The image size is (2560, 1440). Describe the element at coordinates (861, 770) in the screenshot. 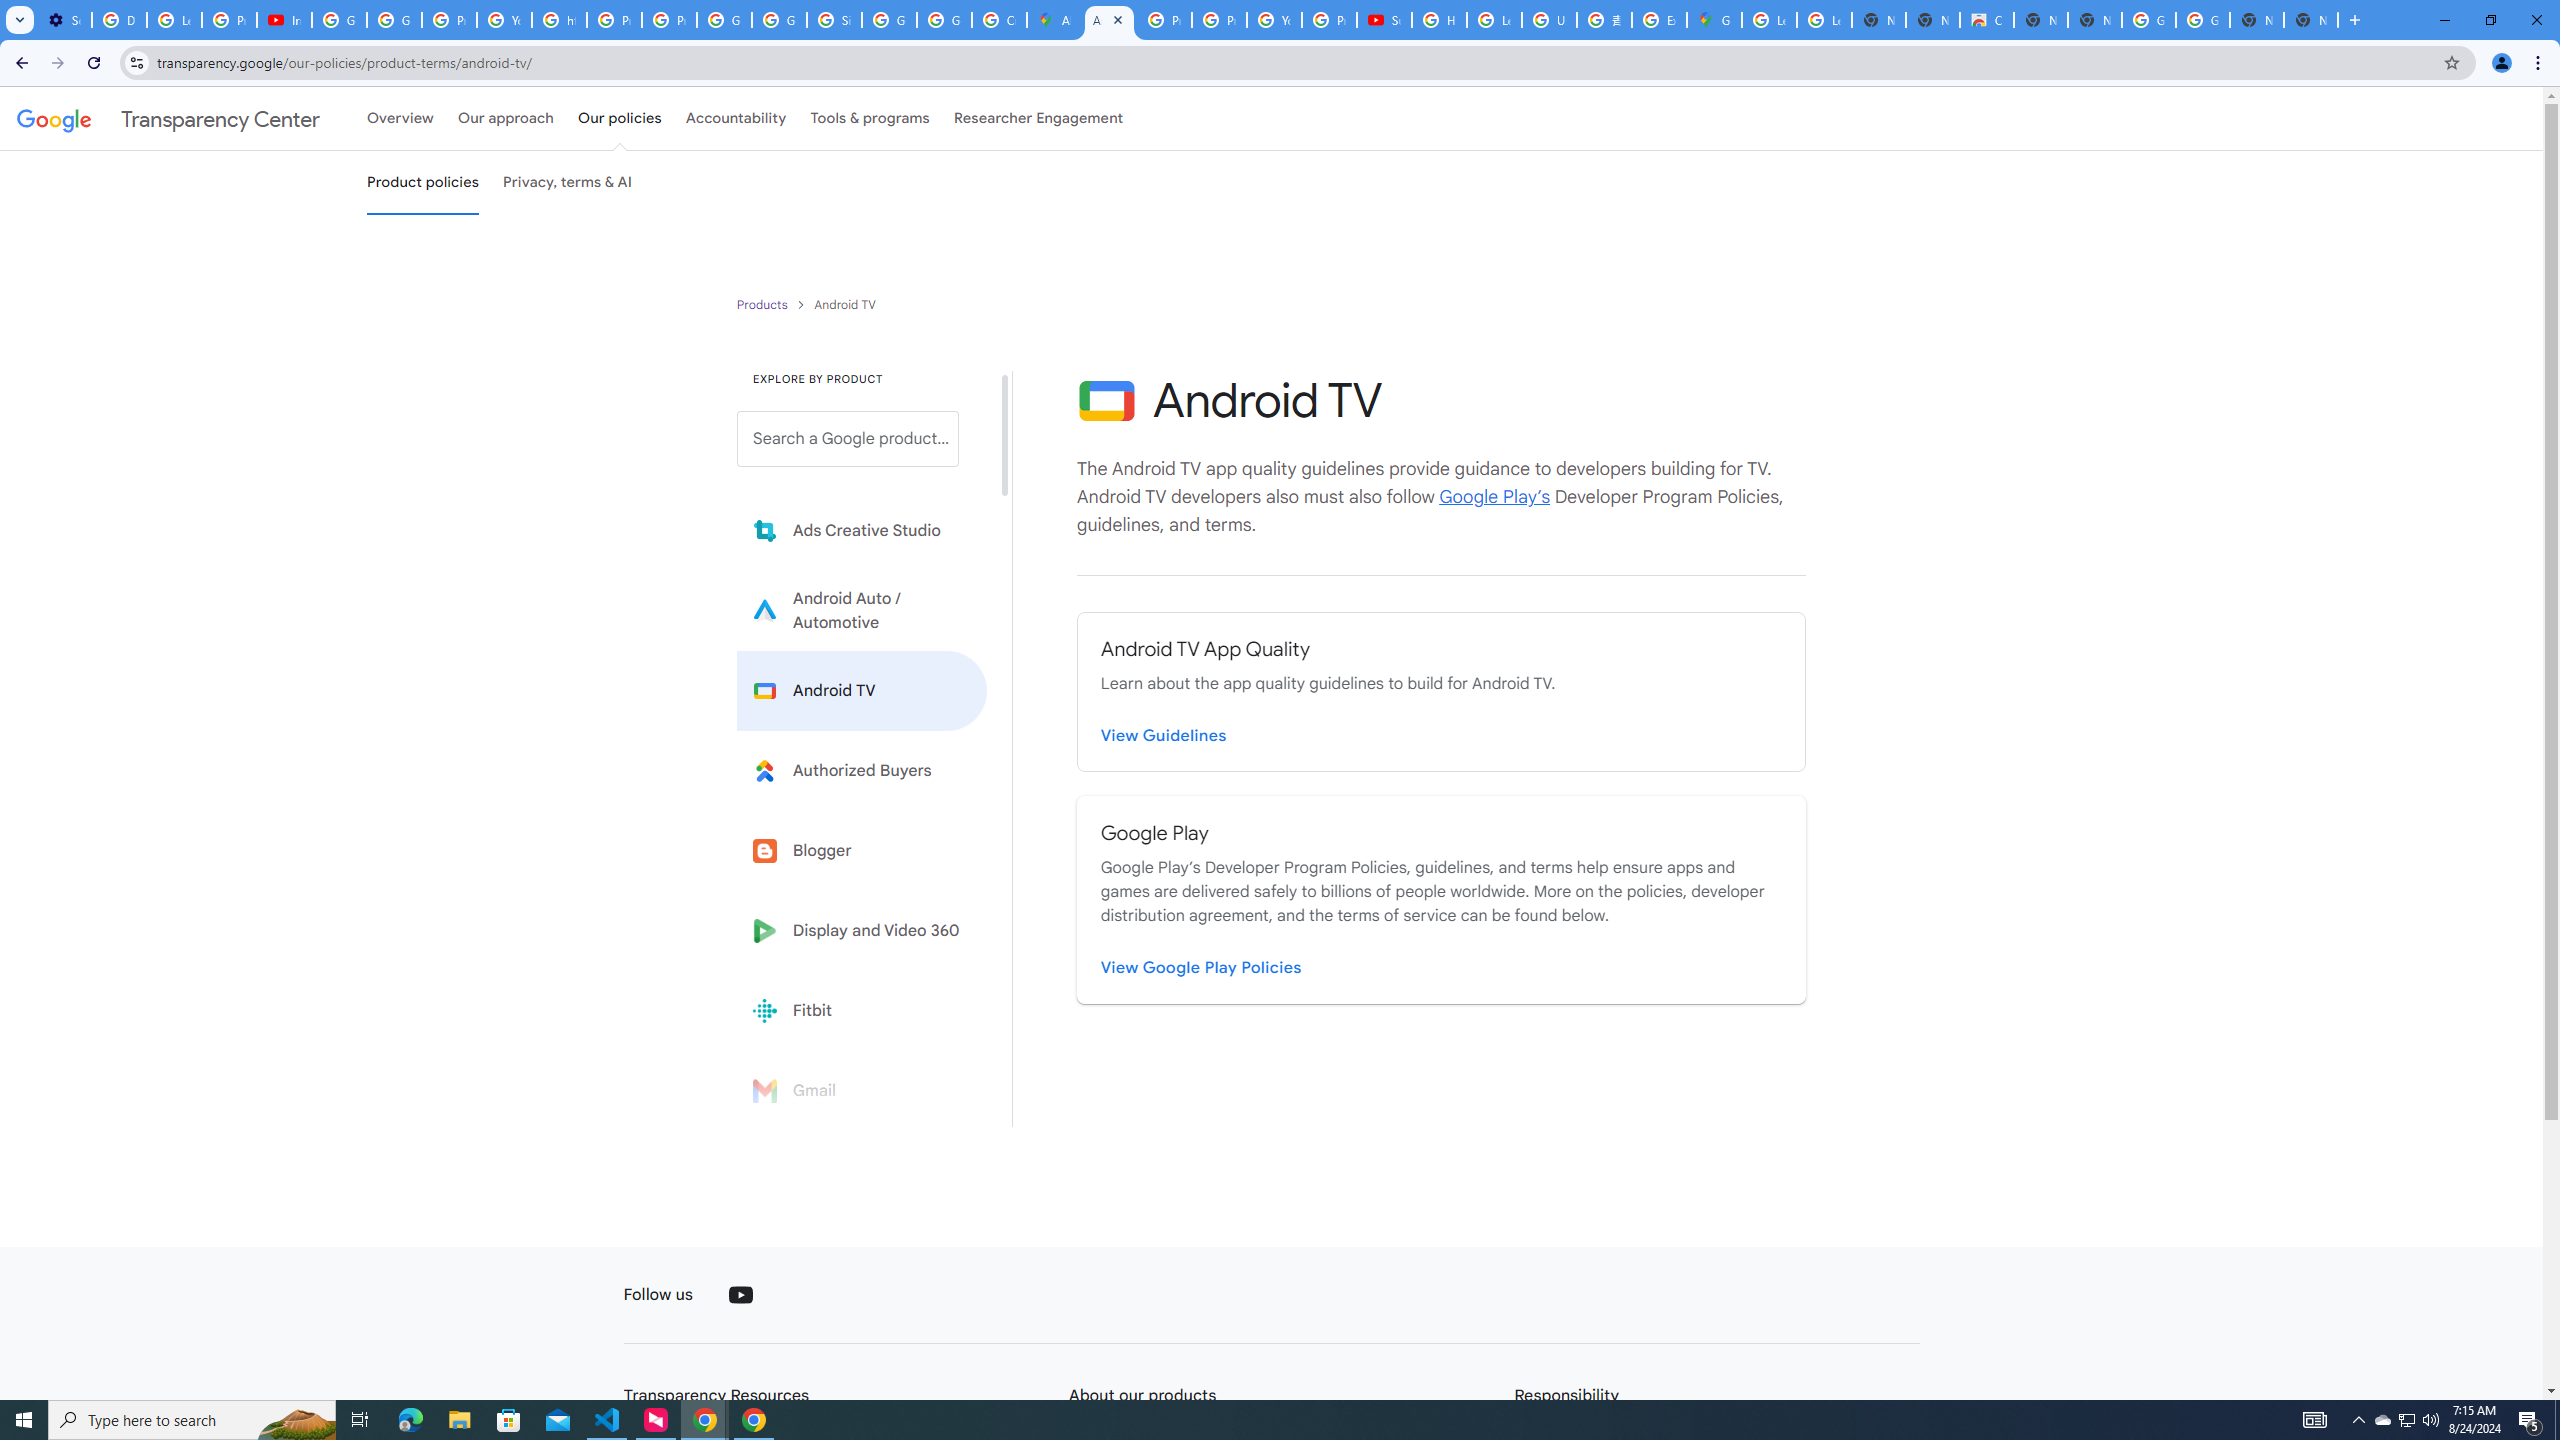

I see `'Learn more about Authorized Buyers'` at that location.